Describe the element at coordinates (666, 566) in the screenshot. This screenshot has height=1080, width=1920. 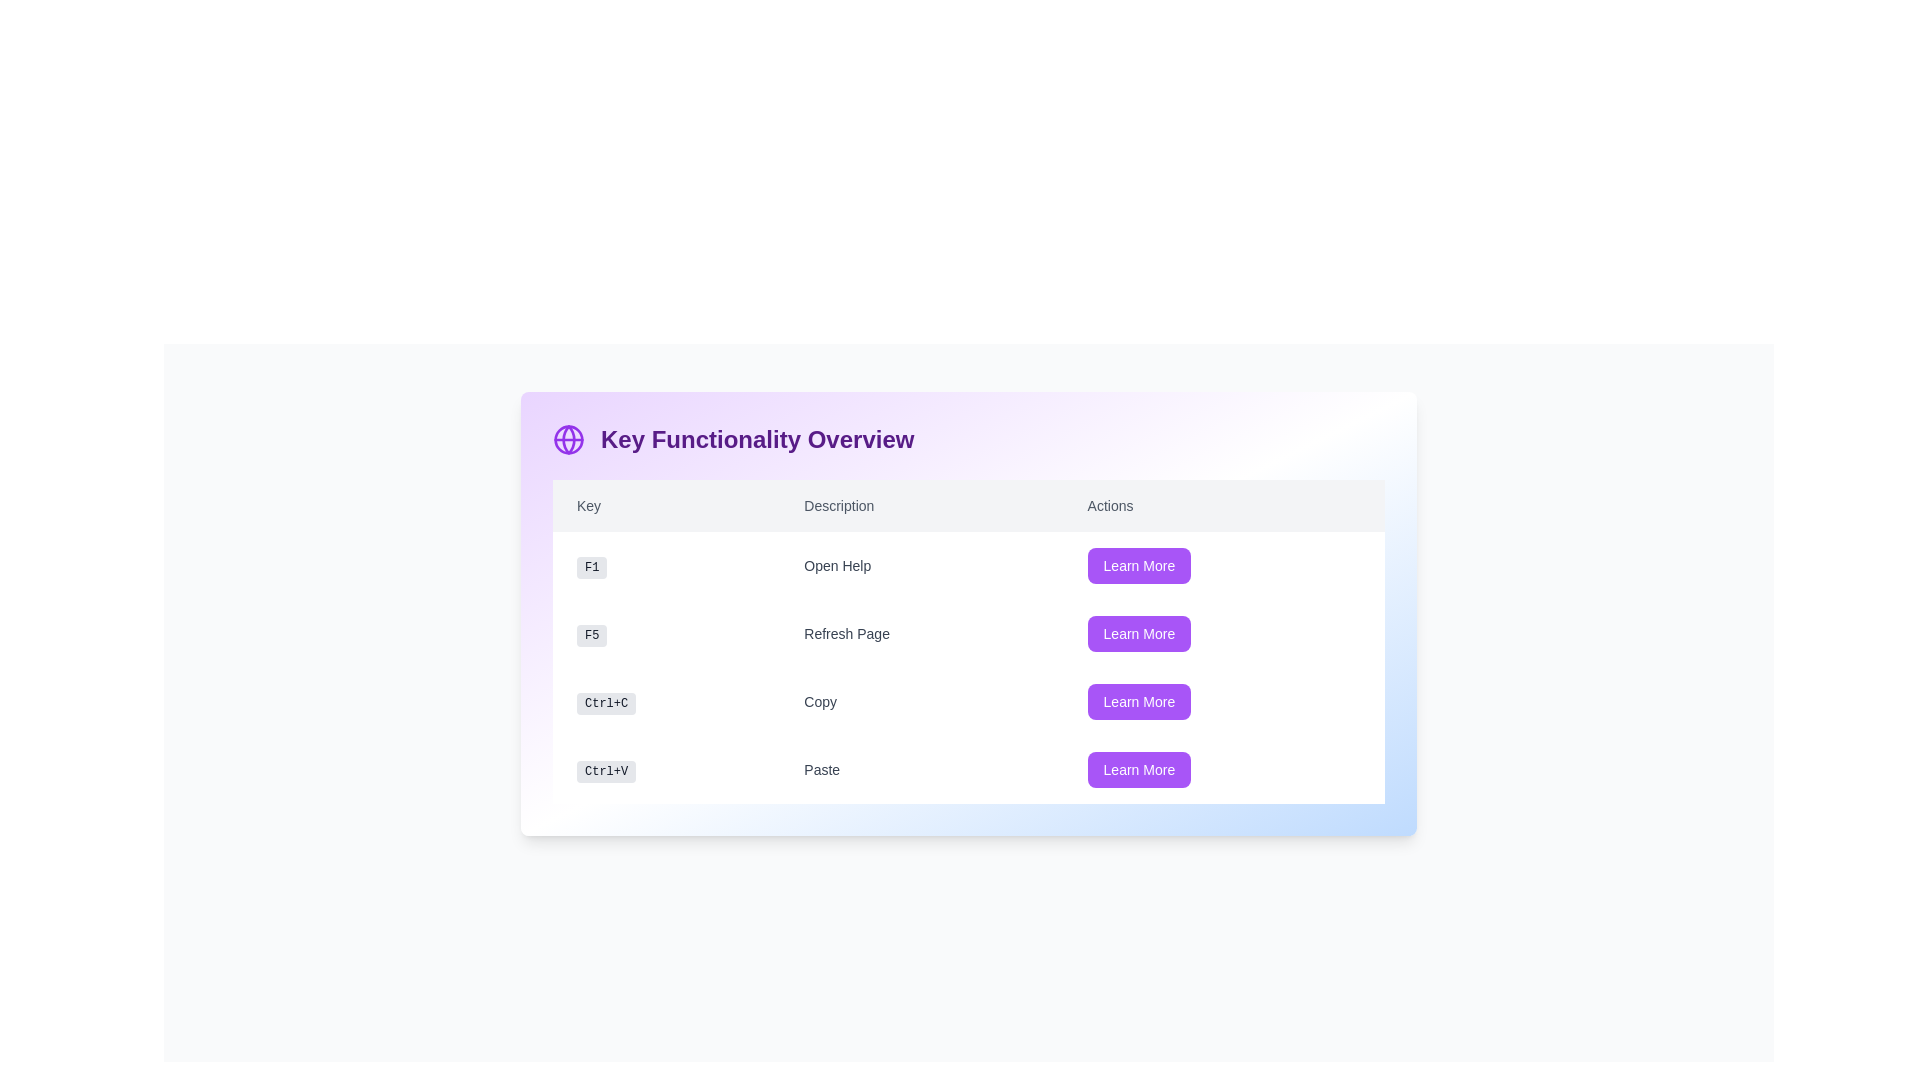
I see `the static text label element representing the 'F1' key` at that location.